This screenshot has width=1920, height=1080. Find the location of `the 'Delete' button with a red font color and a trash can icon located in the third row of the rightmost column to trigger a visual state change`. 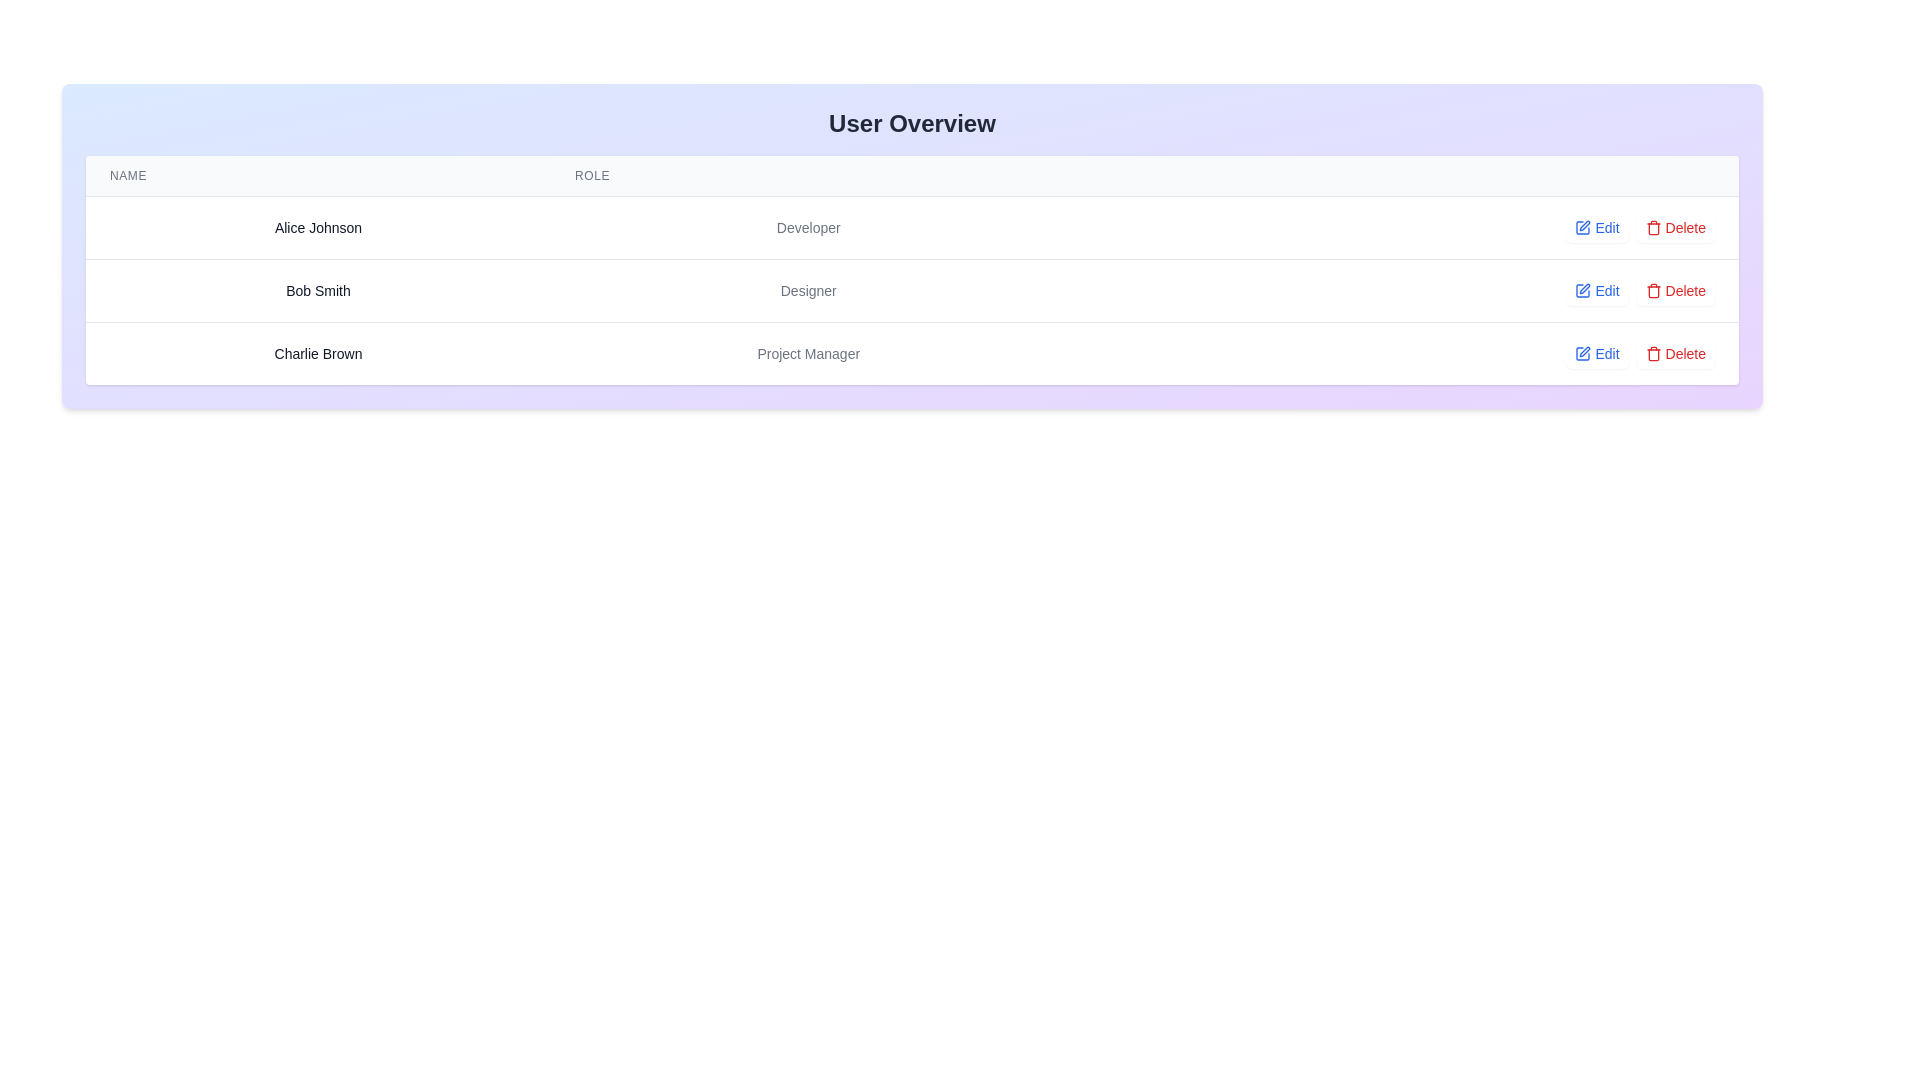

the 'Delete' button with a red font color and a trash can icon located in the third row of the rightmost column to trigger a visual state change is located at coordinates (1675, 353).